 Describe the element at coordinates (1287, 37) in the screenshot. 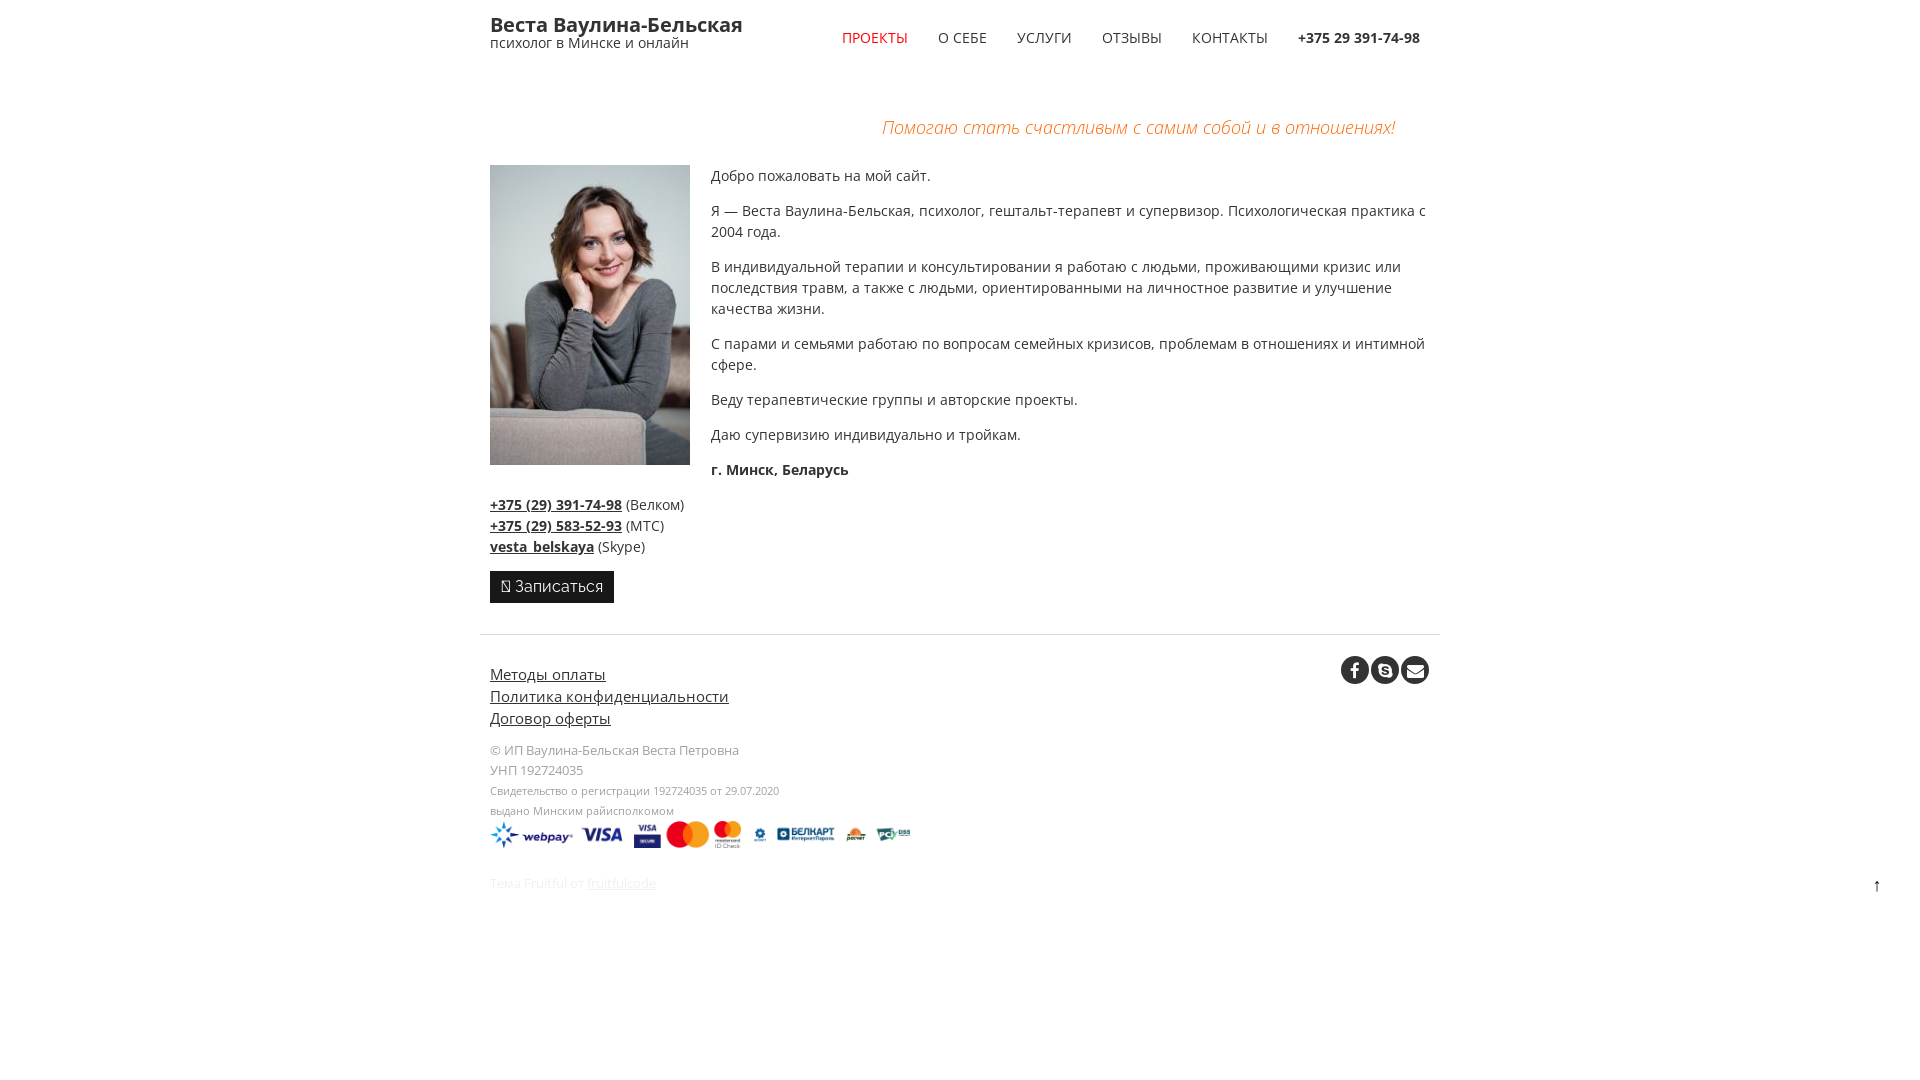

I see `'+375 29 391-74-98'` at that location.